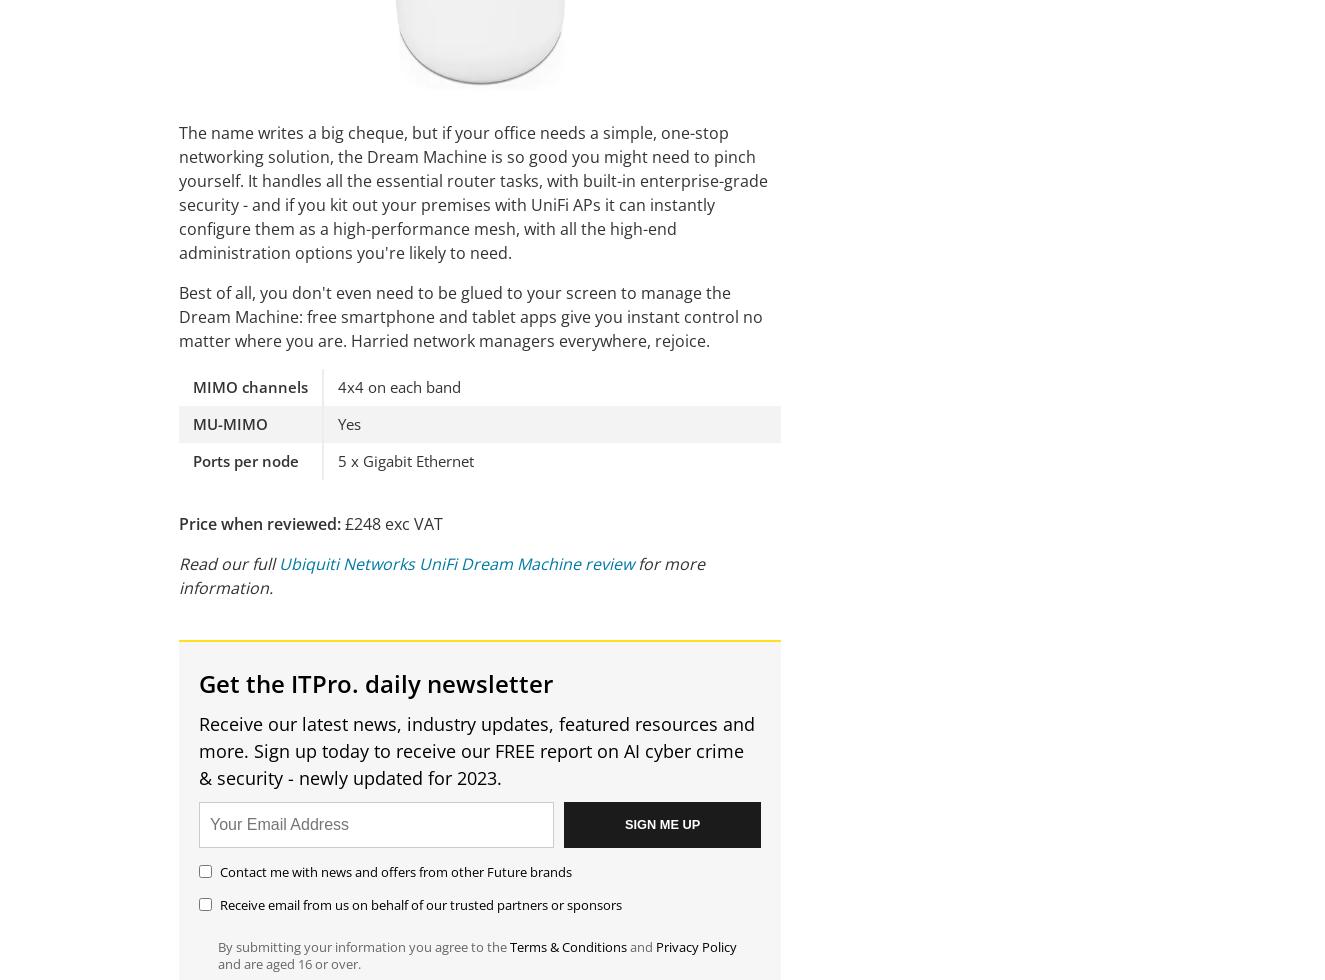  What do you see at coordinates (420, 903) in the screenshot?
I see `'Receive email from us on behalf of our trusted partners or sponsors'` at bounding box center [420, 903].